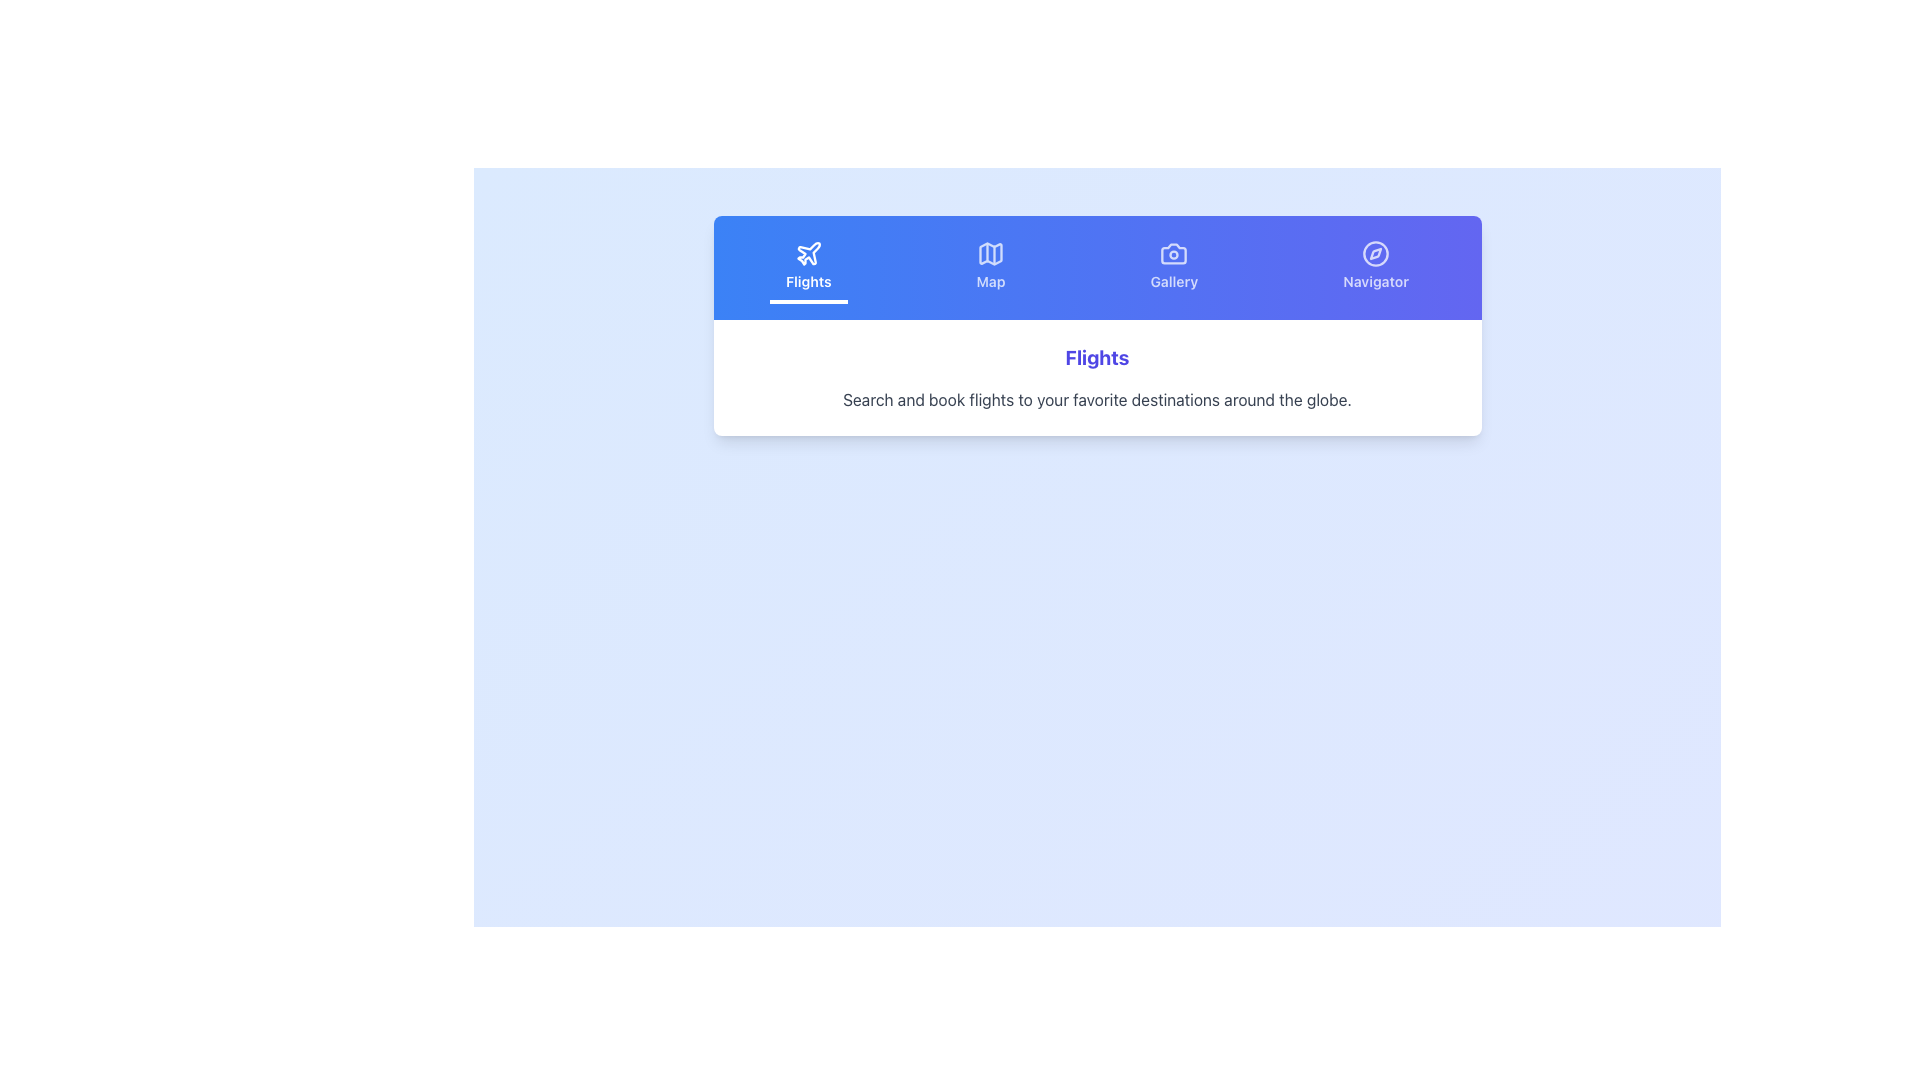  I want to click on the 'Flights' button, which features a small airplane icon and is styled with a blue background, so click(808, 266).